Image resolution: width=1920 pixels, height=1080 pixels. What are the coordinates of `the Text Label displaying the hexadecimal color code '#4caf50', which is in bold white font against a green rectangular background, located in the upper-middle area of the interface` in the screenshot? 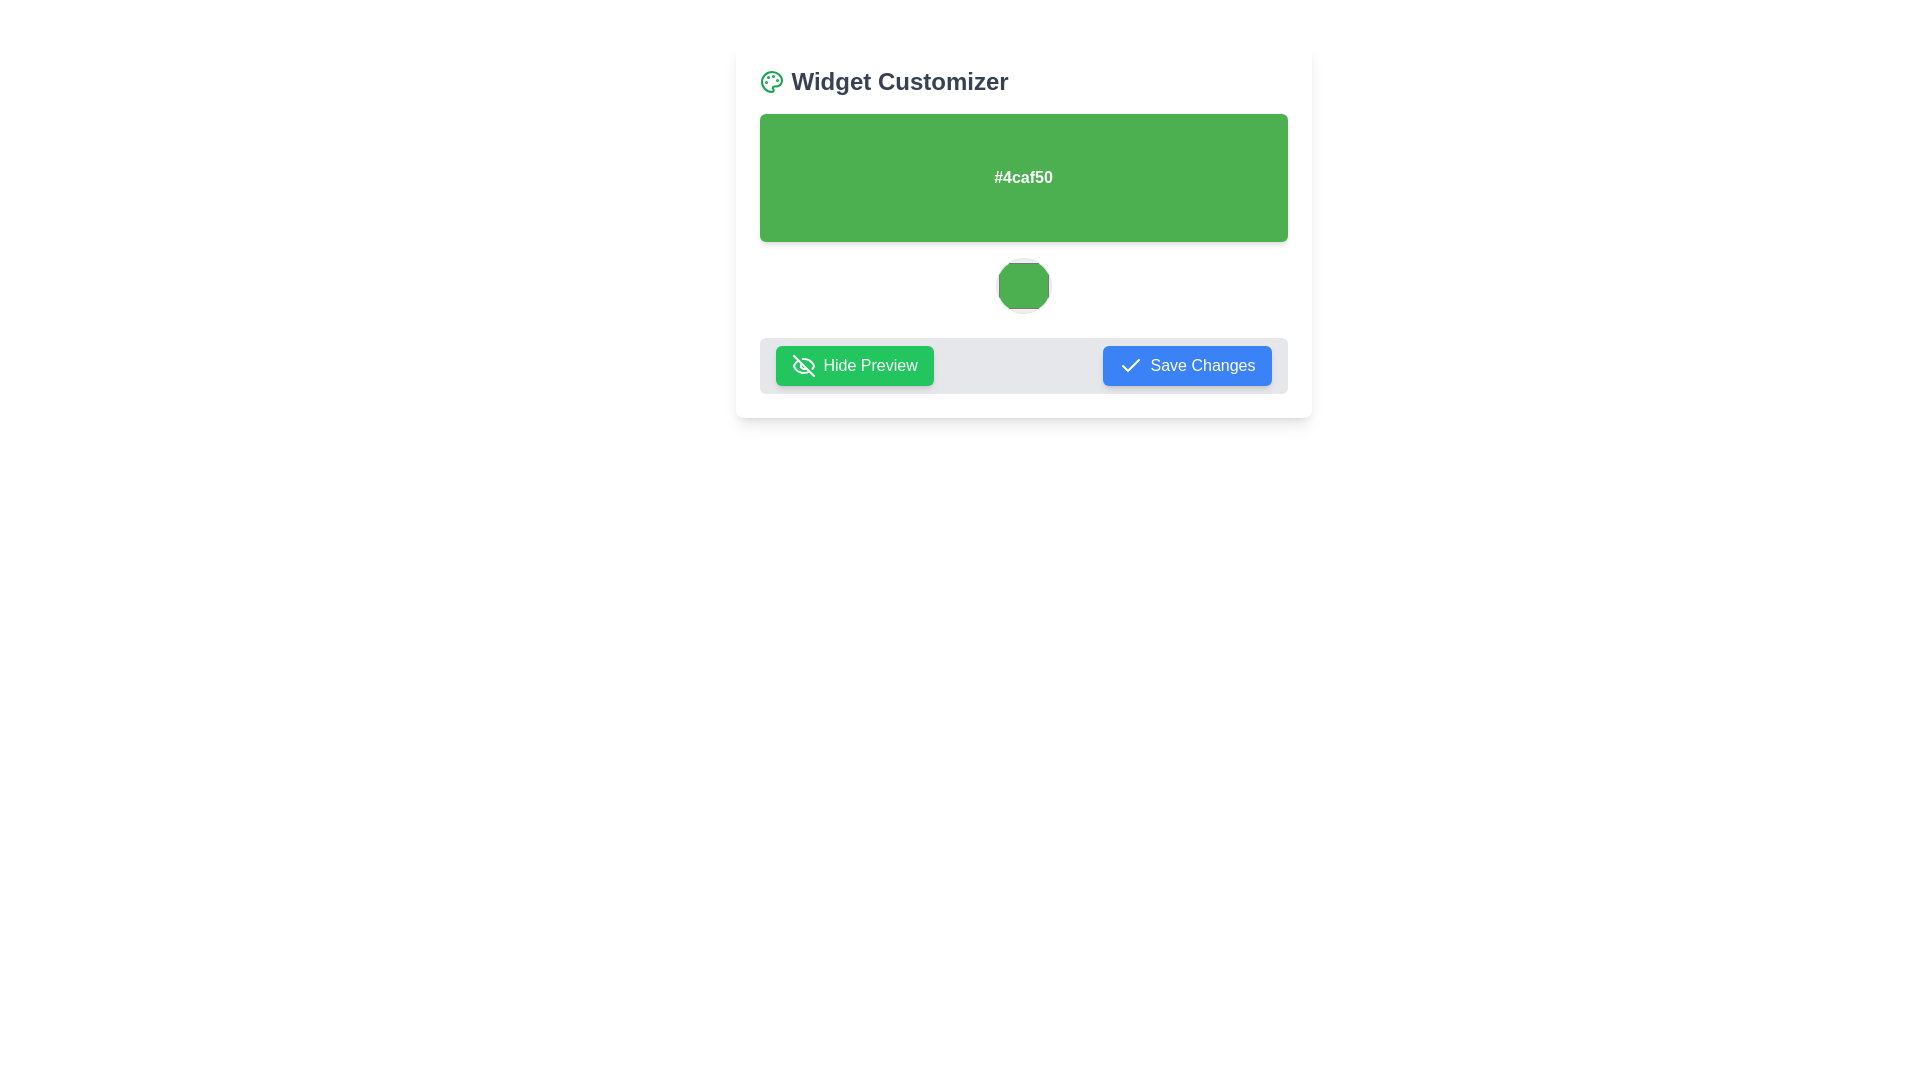 It's located at (1023, 176).